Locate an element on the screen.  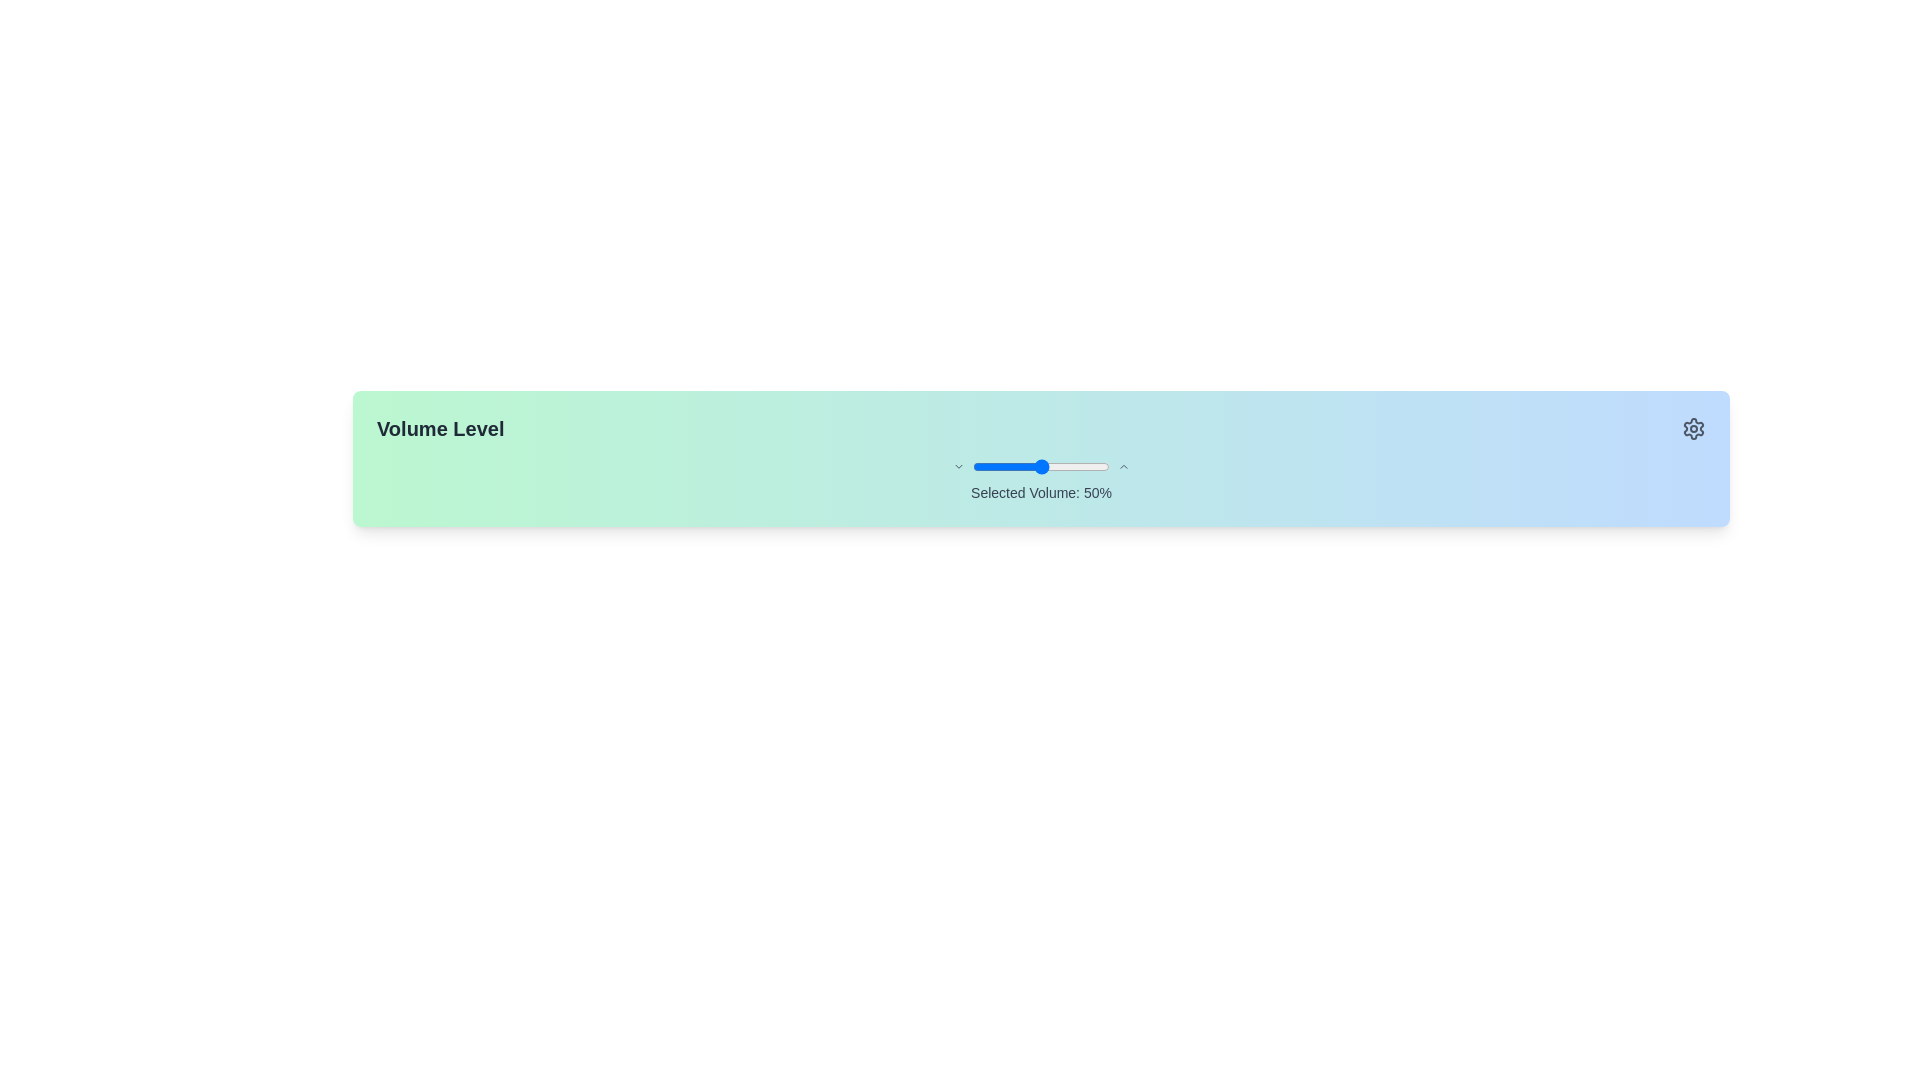
the settings icon is located at coordinates (1693, 427).